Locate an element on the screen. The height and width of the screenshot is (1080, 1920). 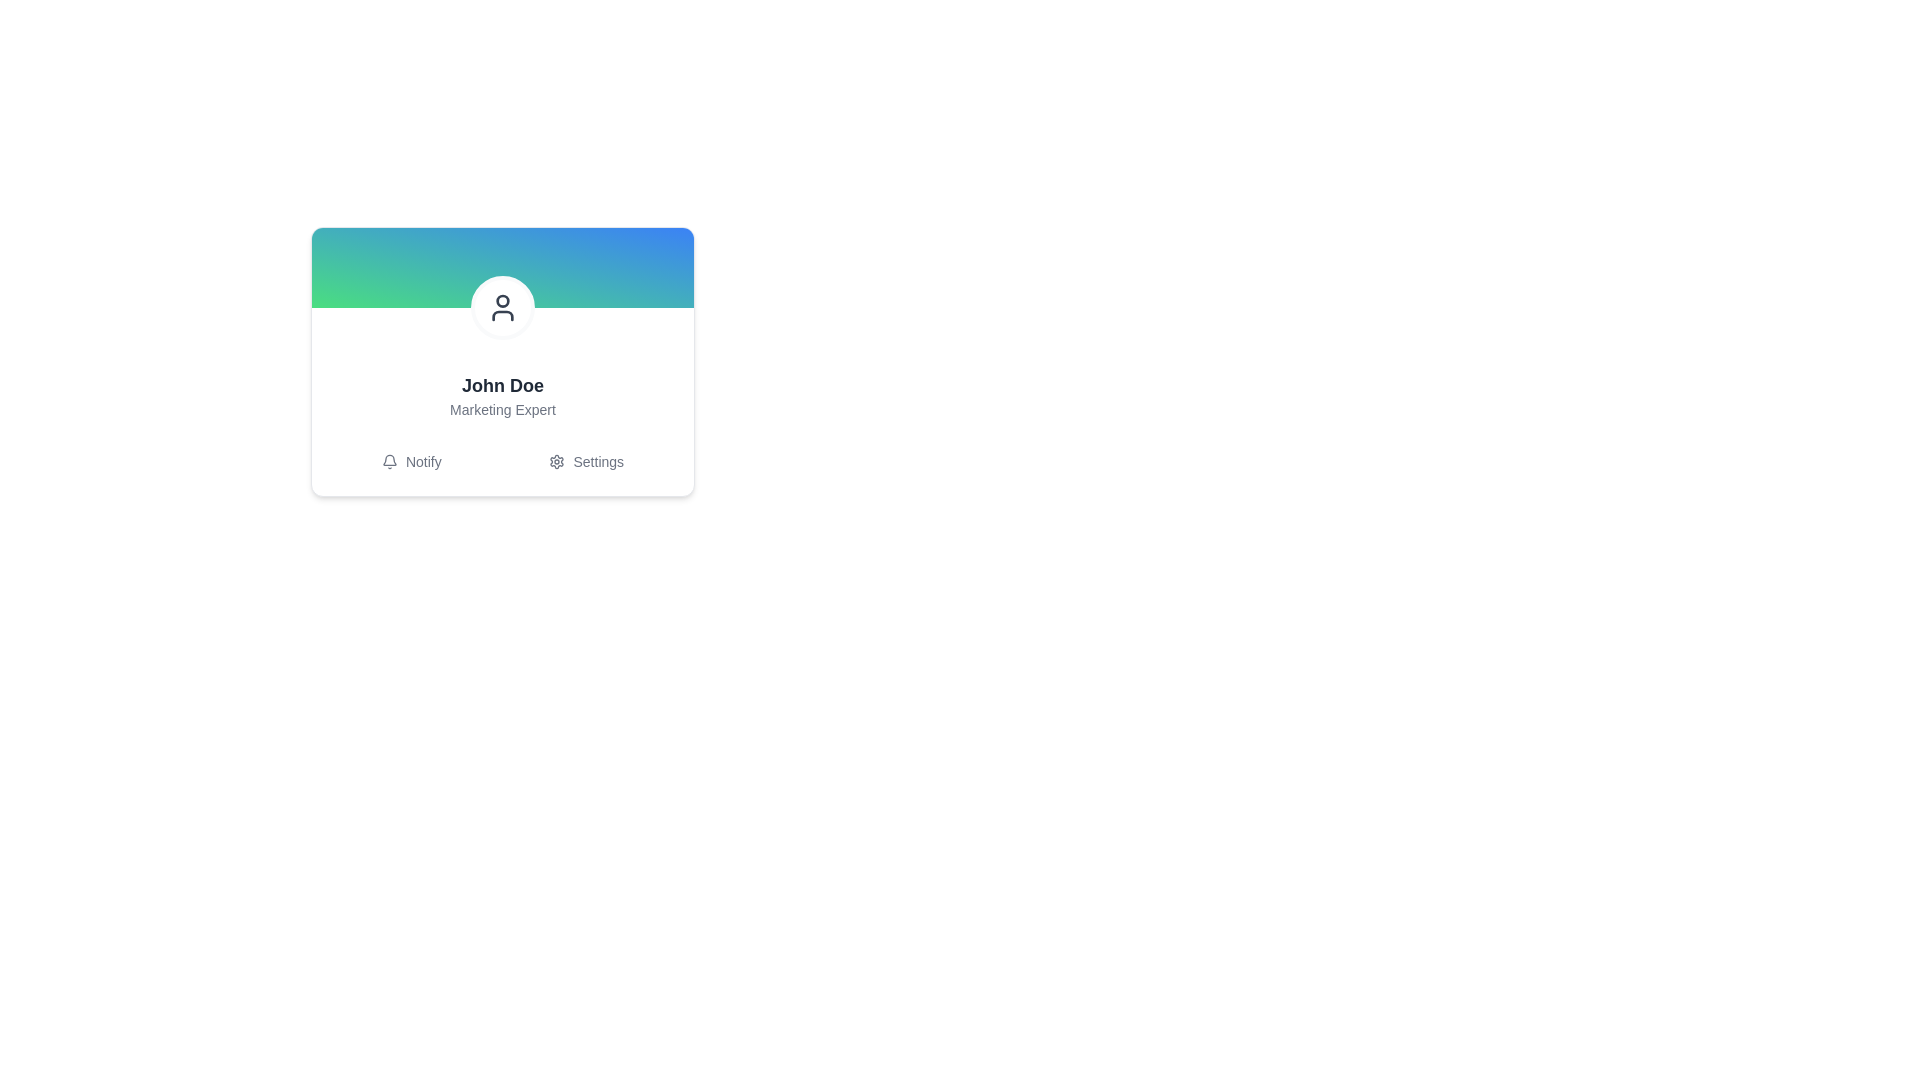
the circular graphic element representing the user icon located above the name 'John Doe' in the user profile card is located at coordinates (503, 300).